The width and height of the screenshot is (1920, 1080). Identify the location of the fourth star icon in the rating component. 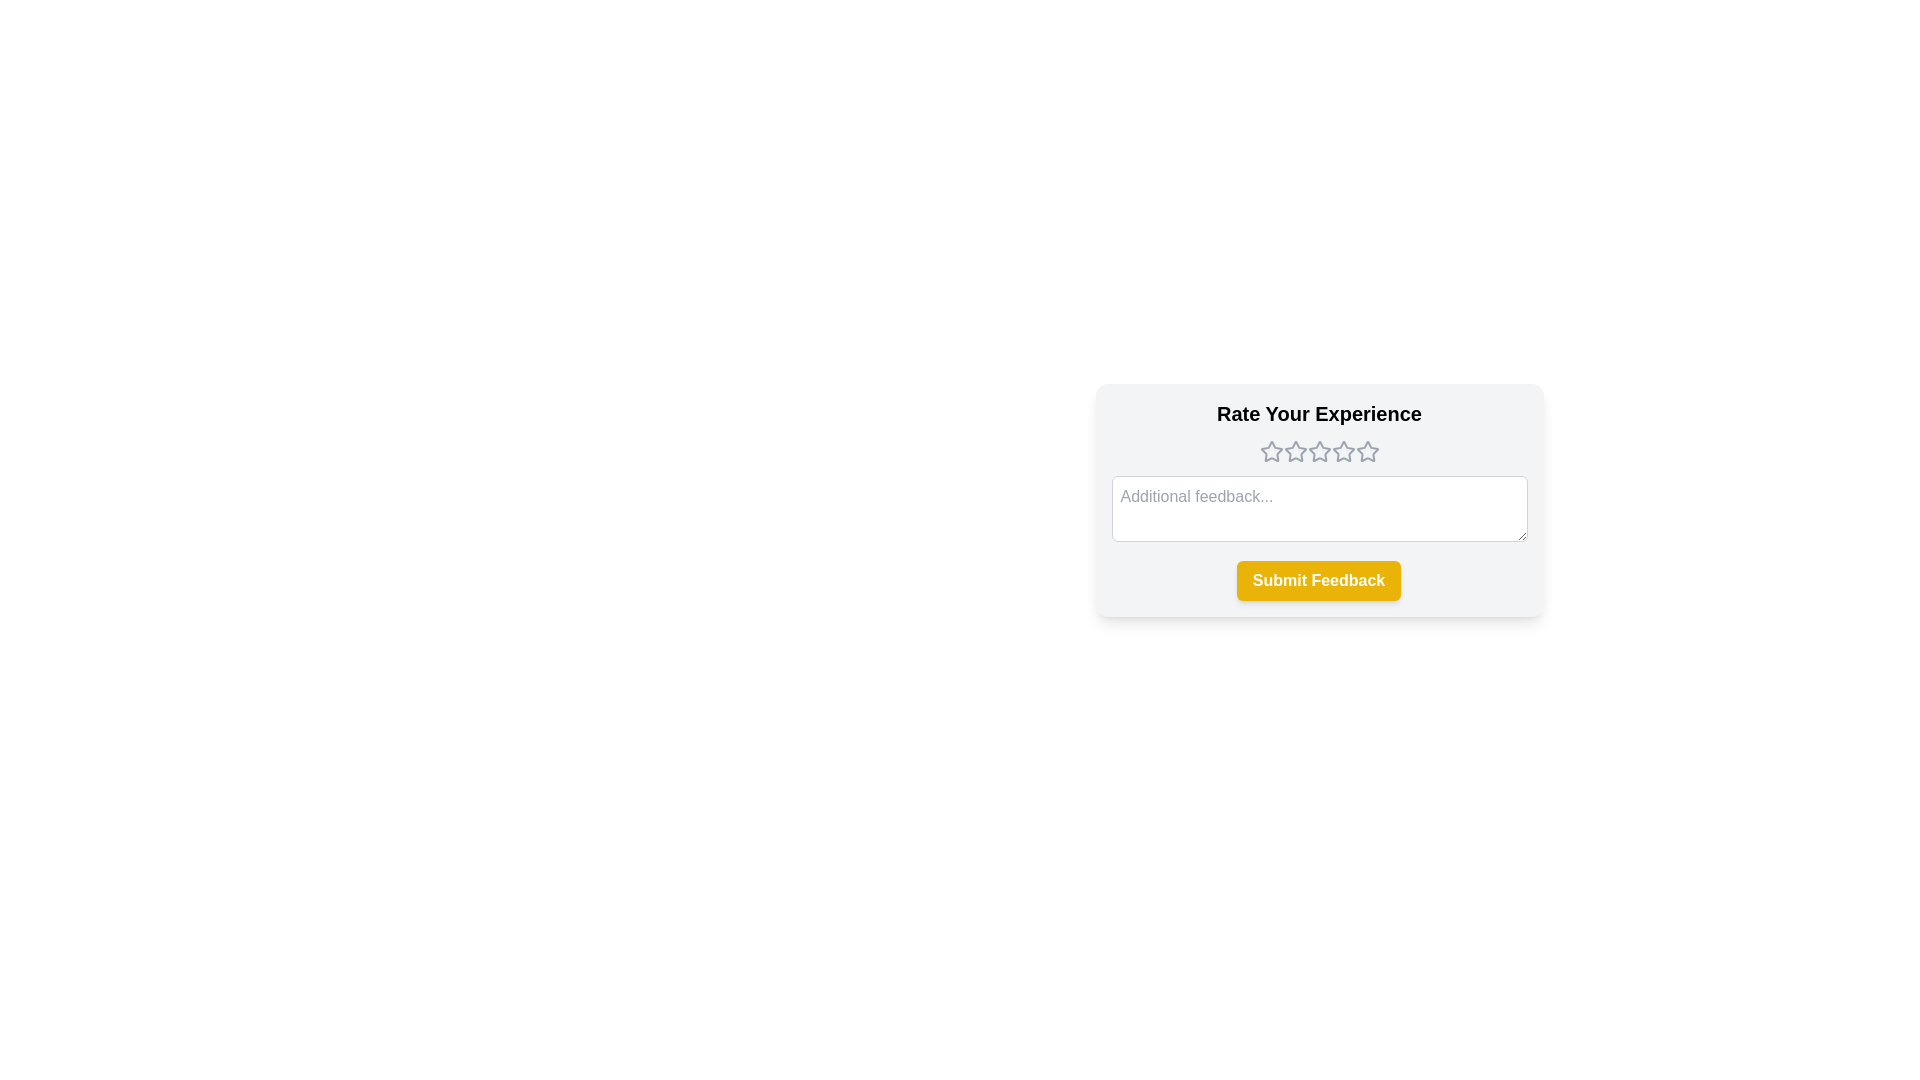
(1366, 451).